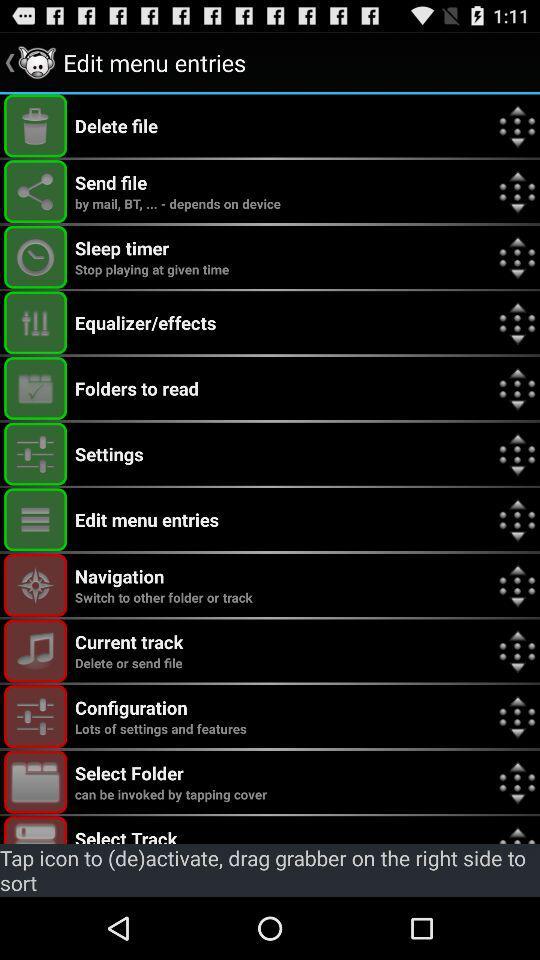 Image resolution: width=540 pixels, height=960 pixels. Describe the element at coordinates (35, 387) in the screenshot. I see `show folders` at that location.